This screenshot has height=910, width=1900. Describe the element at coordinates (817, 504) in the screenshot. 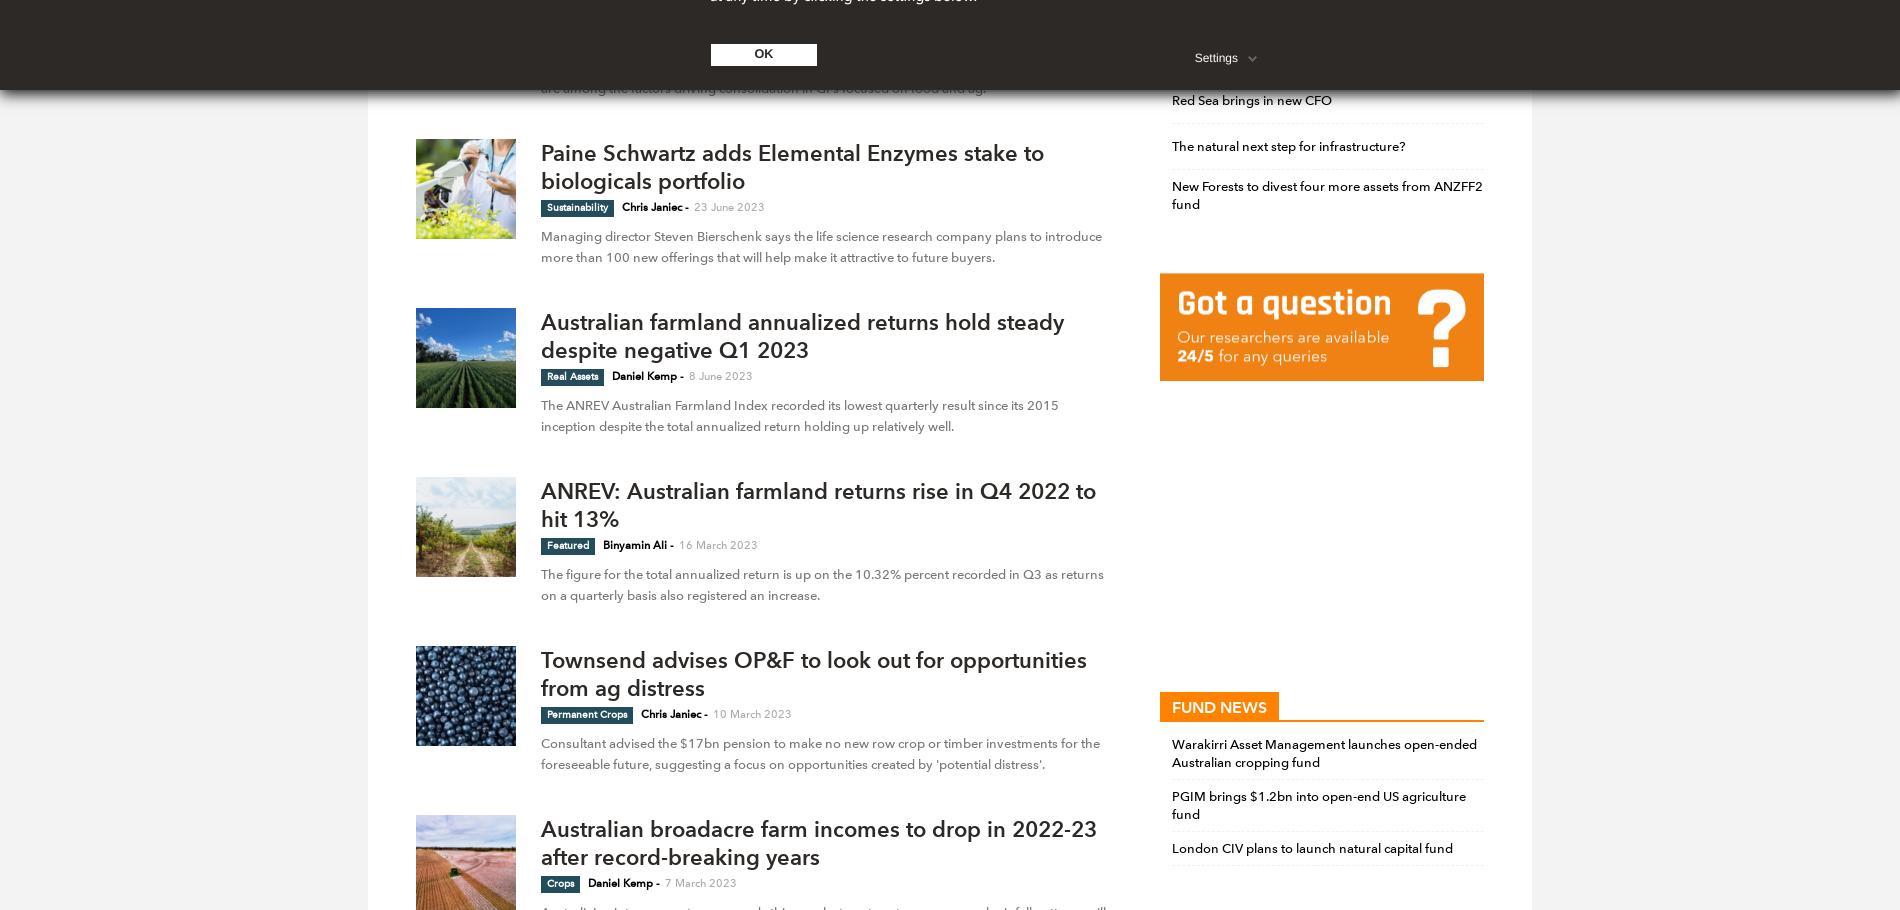

I see `'ANREV: Australian farmland returns rise in Q4 2022 to hit 13%'` at that location.